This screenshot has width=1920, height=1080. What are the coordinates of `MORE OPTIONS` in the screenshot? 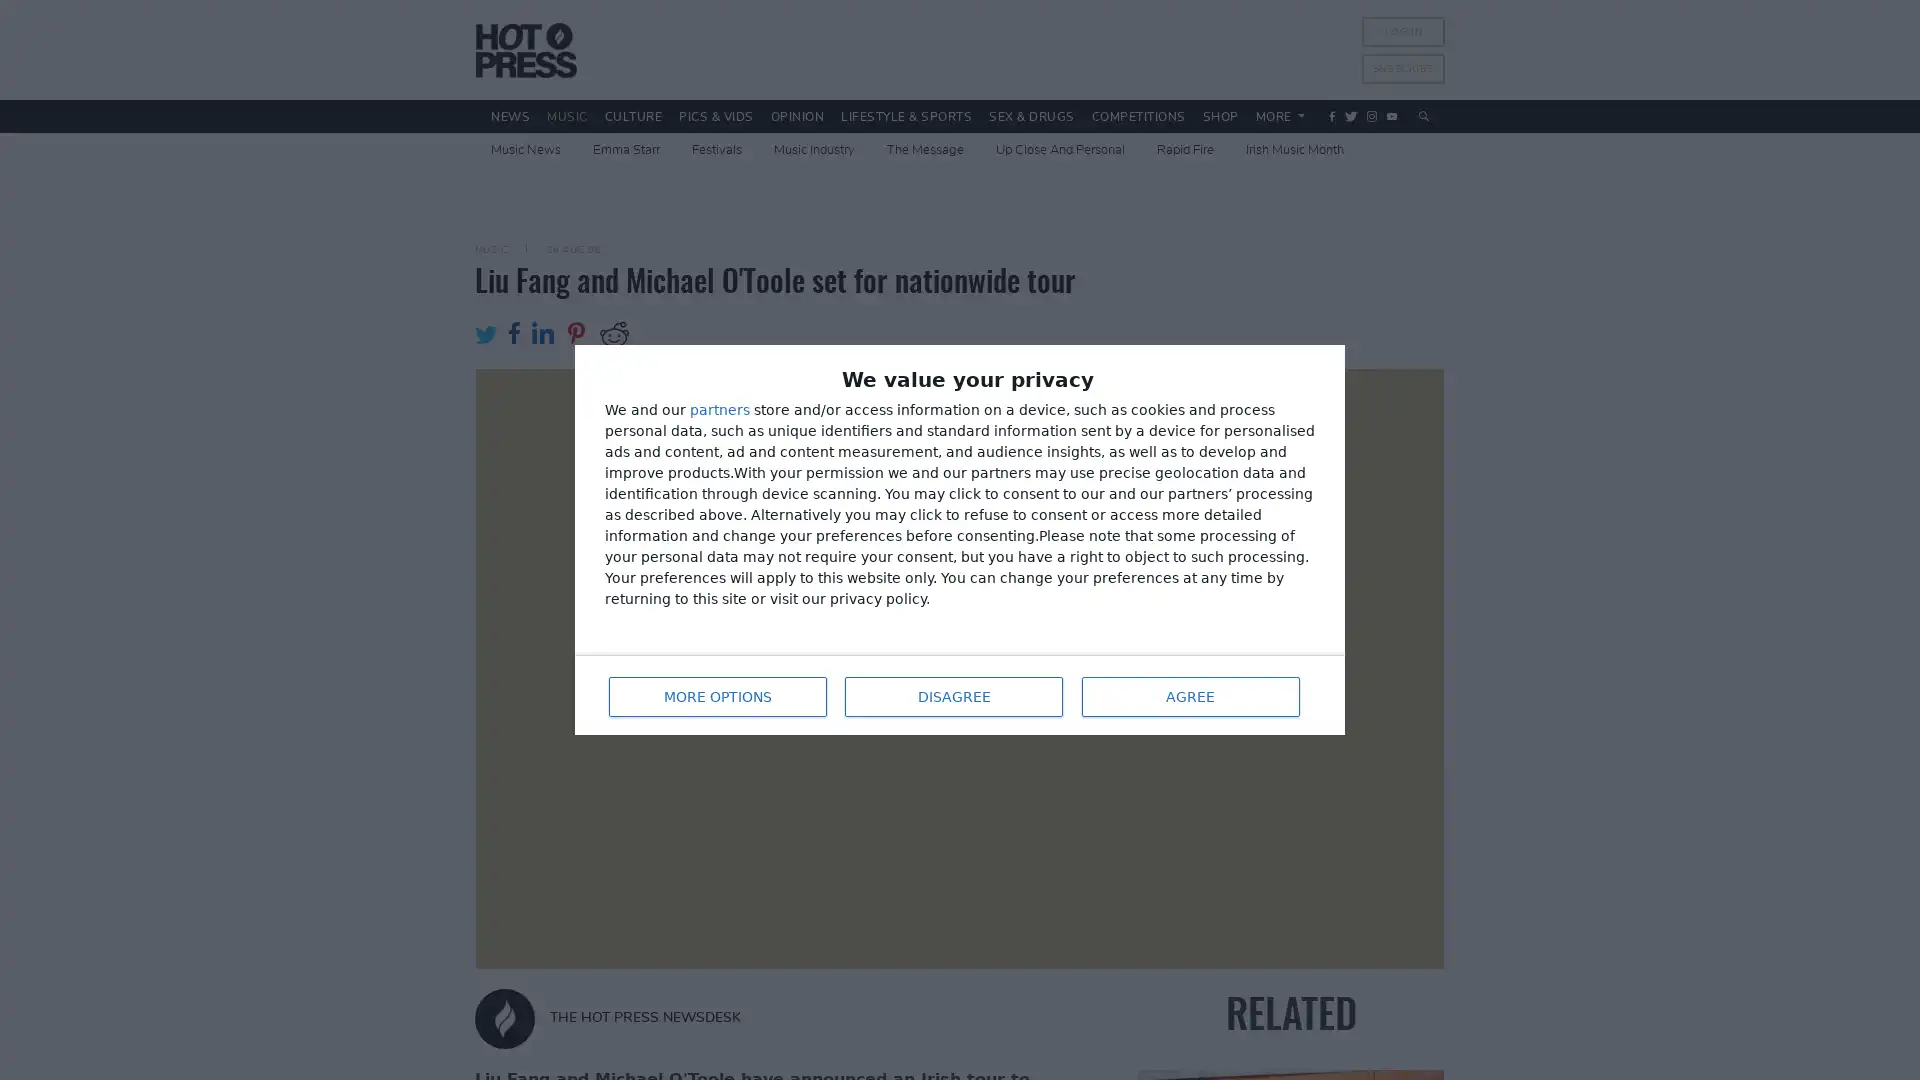 It's located at (715, 693).